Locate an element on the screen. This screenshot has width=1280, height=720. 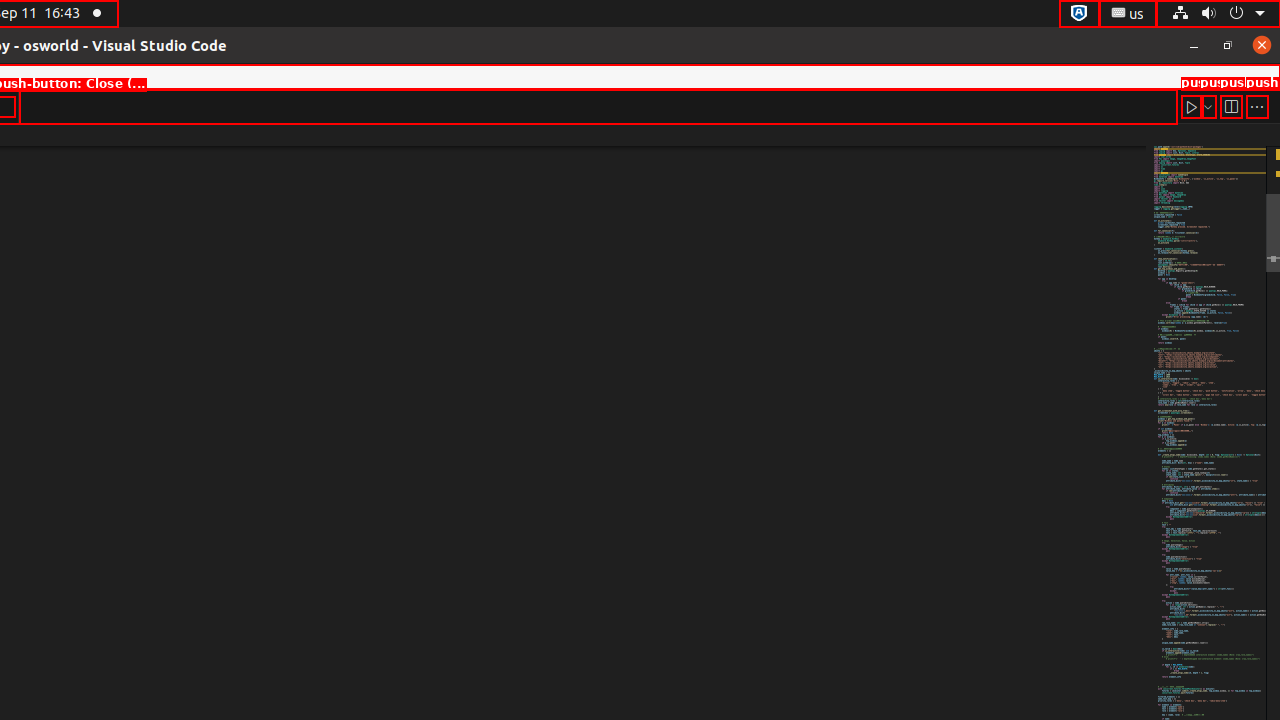
'Run or Debug...' is located at coordinates (1206, 106).